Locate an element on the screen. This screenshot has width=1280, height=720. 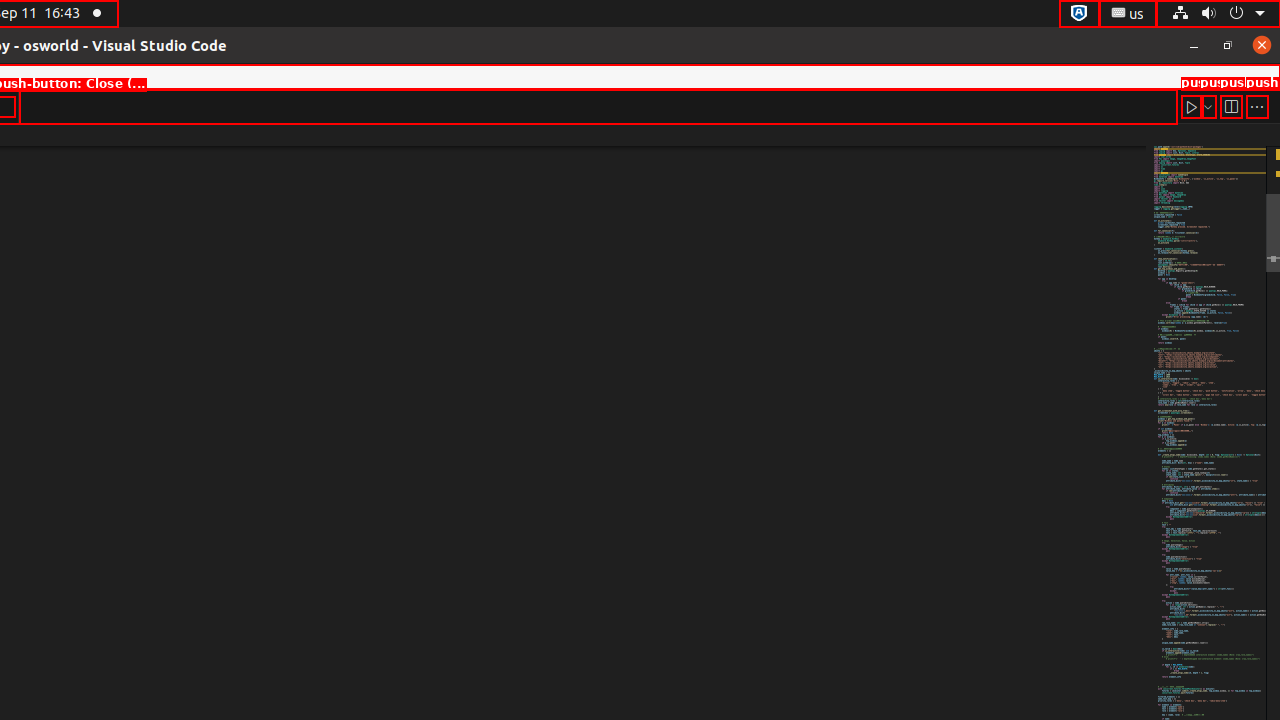
'Run or Debug...' is located at coordinates (1206, 106).